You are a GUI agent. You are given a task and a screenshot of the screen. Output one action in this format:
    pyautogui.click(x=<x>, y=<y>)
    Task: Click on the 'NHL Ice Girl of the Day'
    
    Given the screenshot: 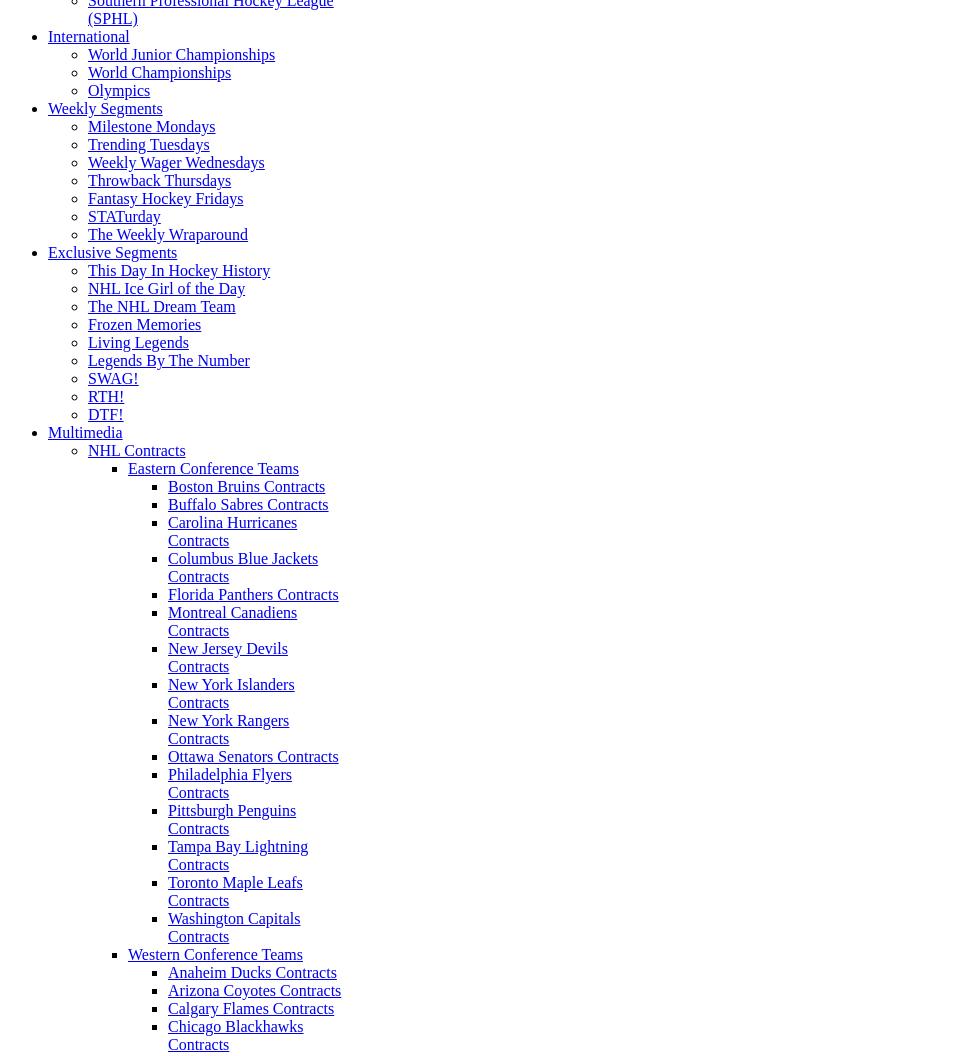 What is the action you would take?
    pyautogui.click(x=166, y=288)
    